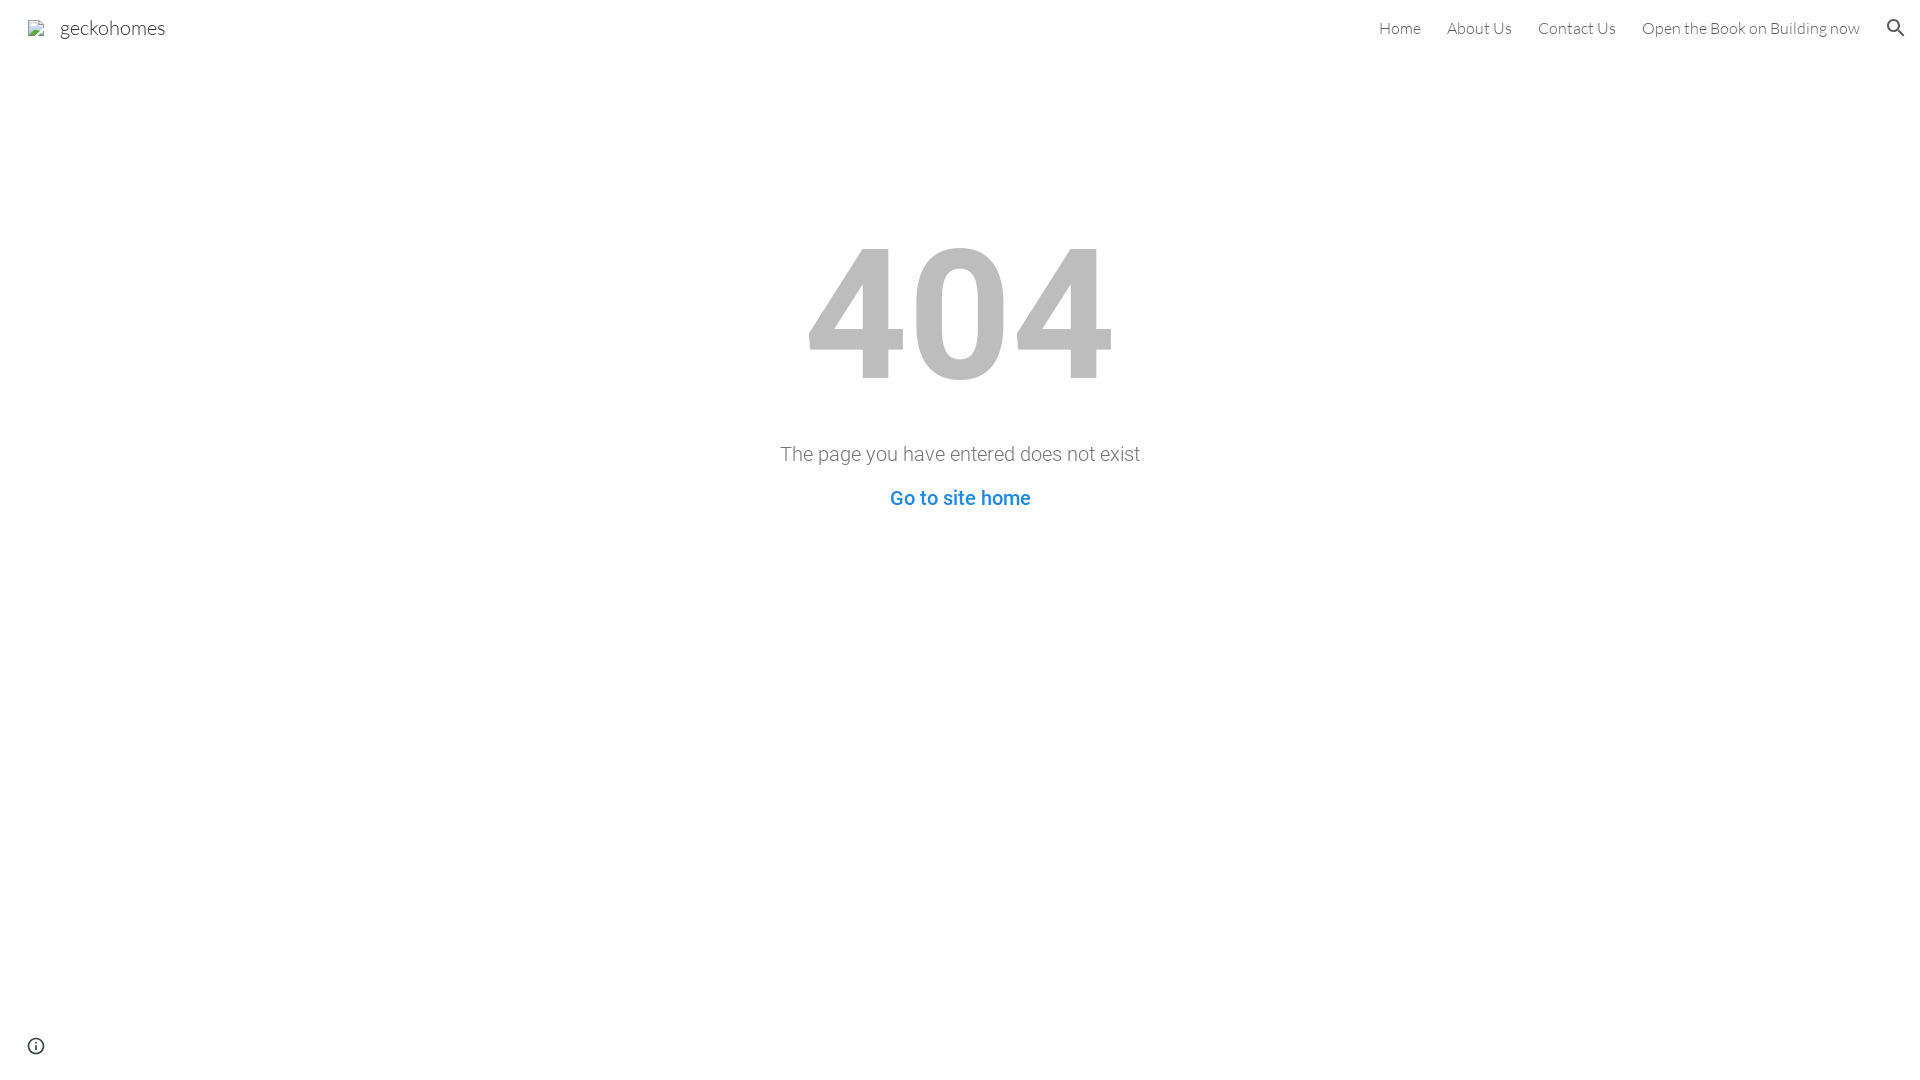  I want to click on 'About Us', so click(1479, 27).